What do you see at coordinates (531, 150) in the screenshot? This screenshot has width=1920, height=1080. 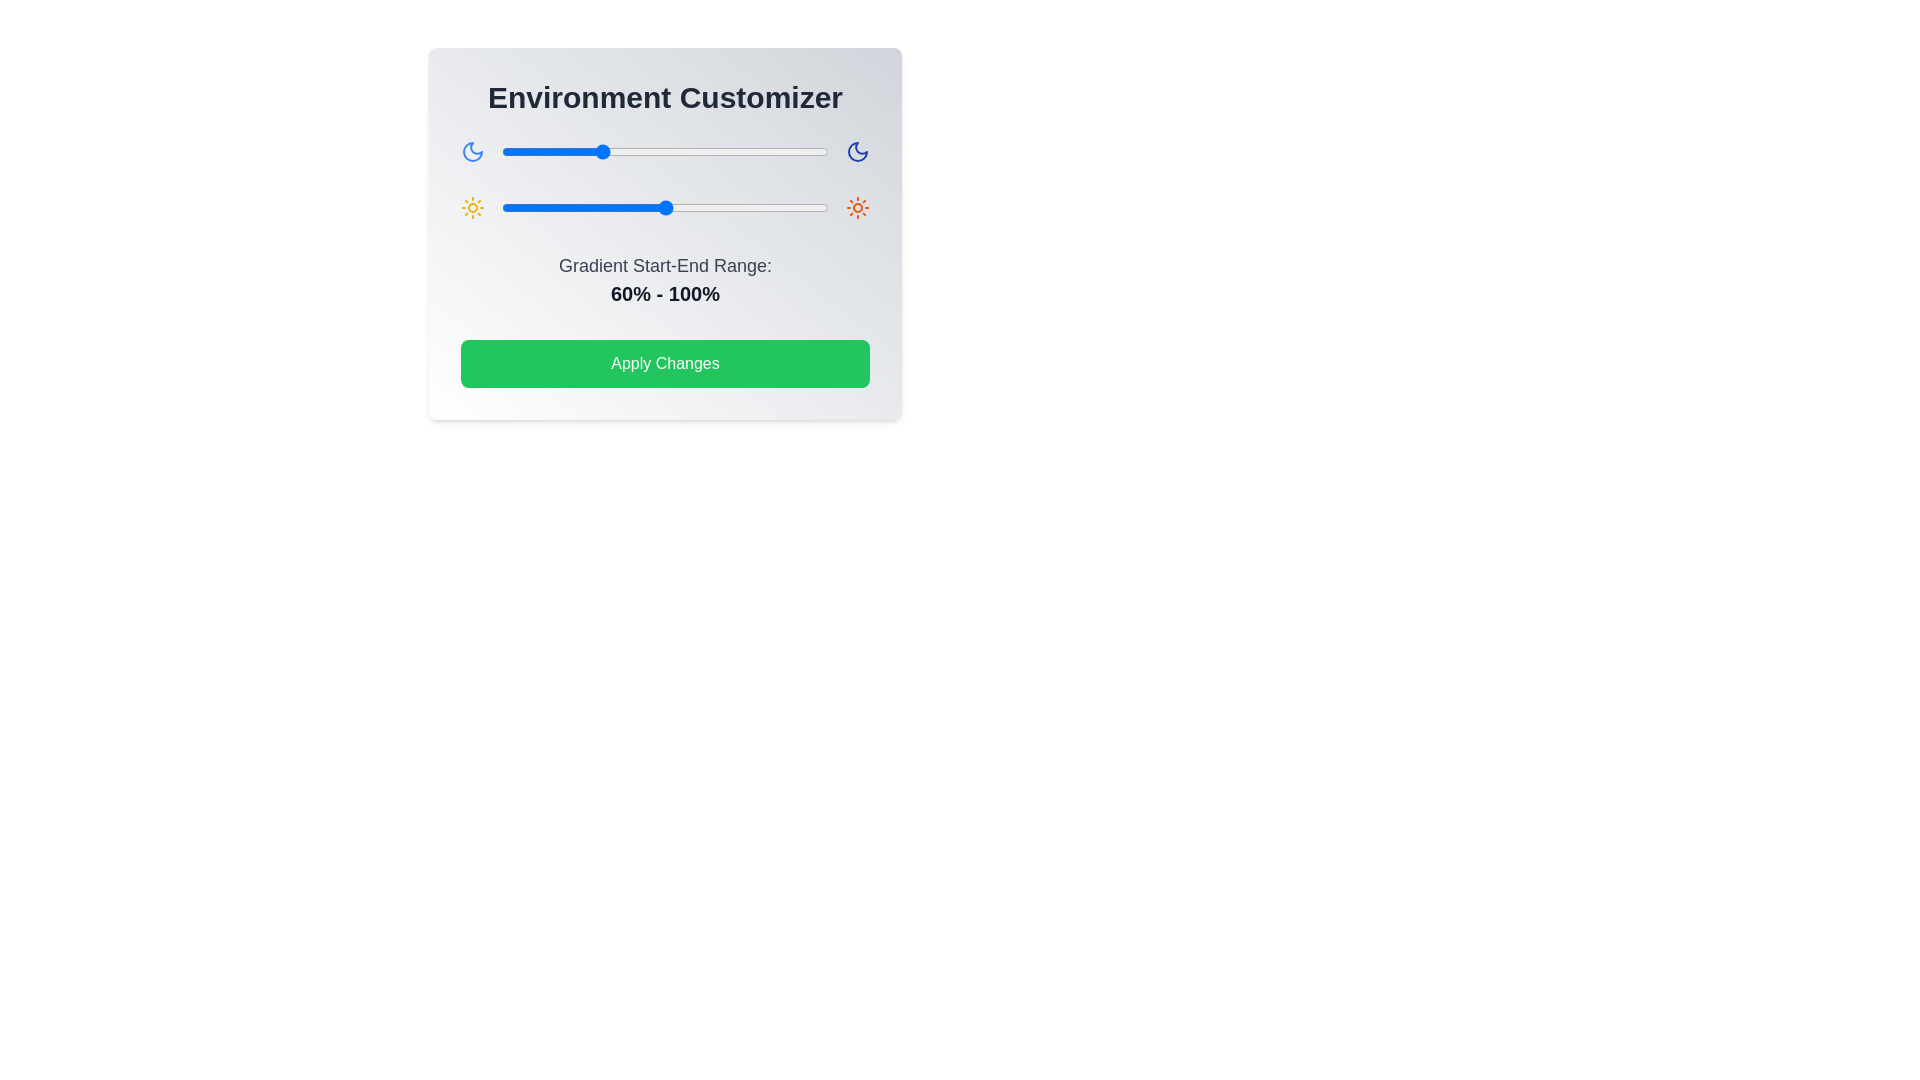 I see `the gradient slider 0 to 18` at bounding box center [531, 150].